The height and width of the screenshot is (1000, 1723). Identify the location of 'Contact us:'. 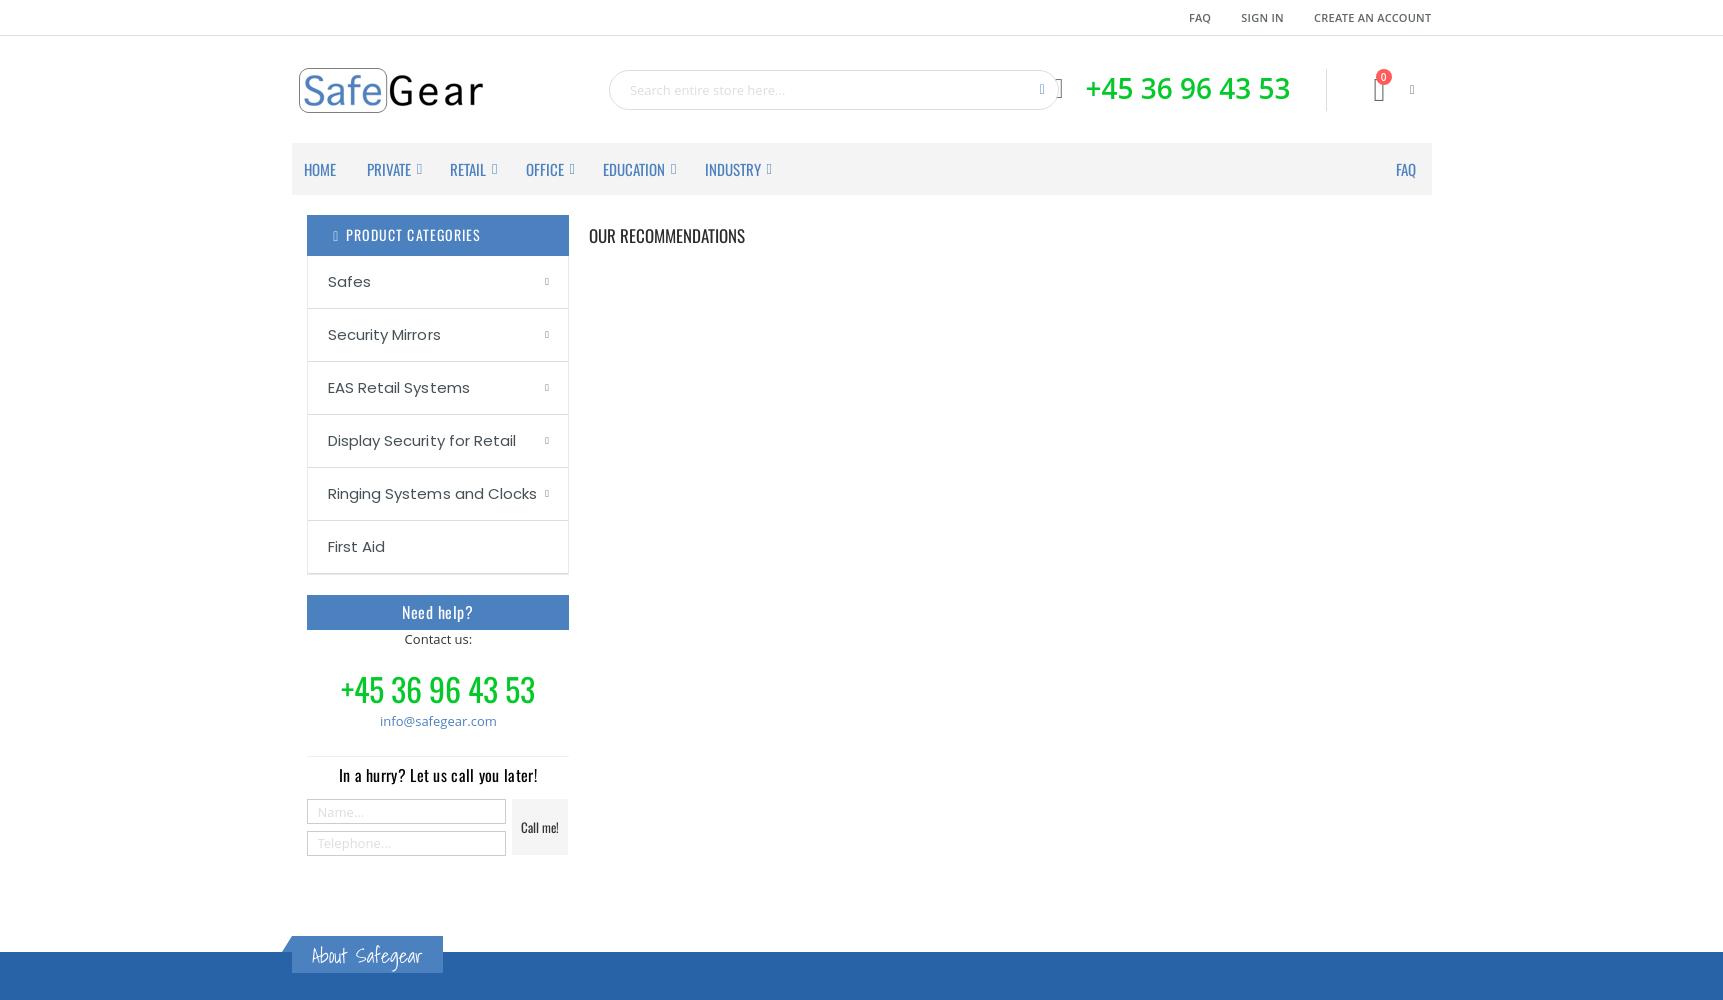
(437, 639).